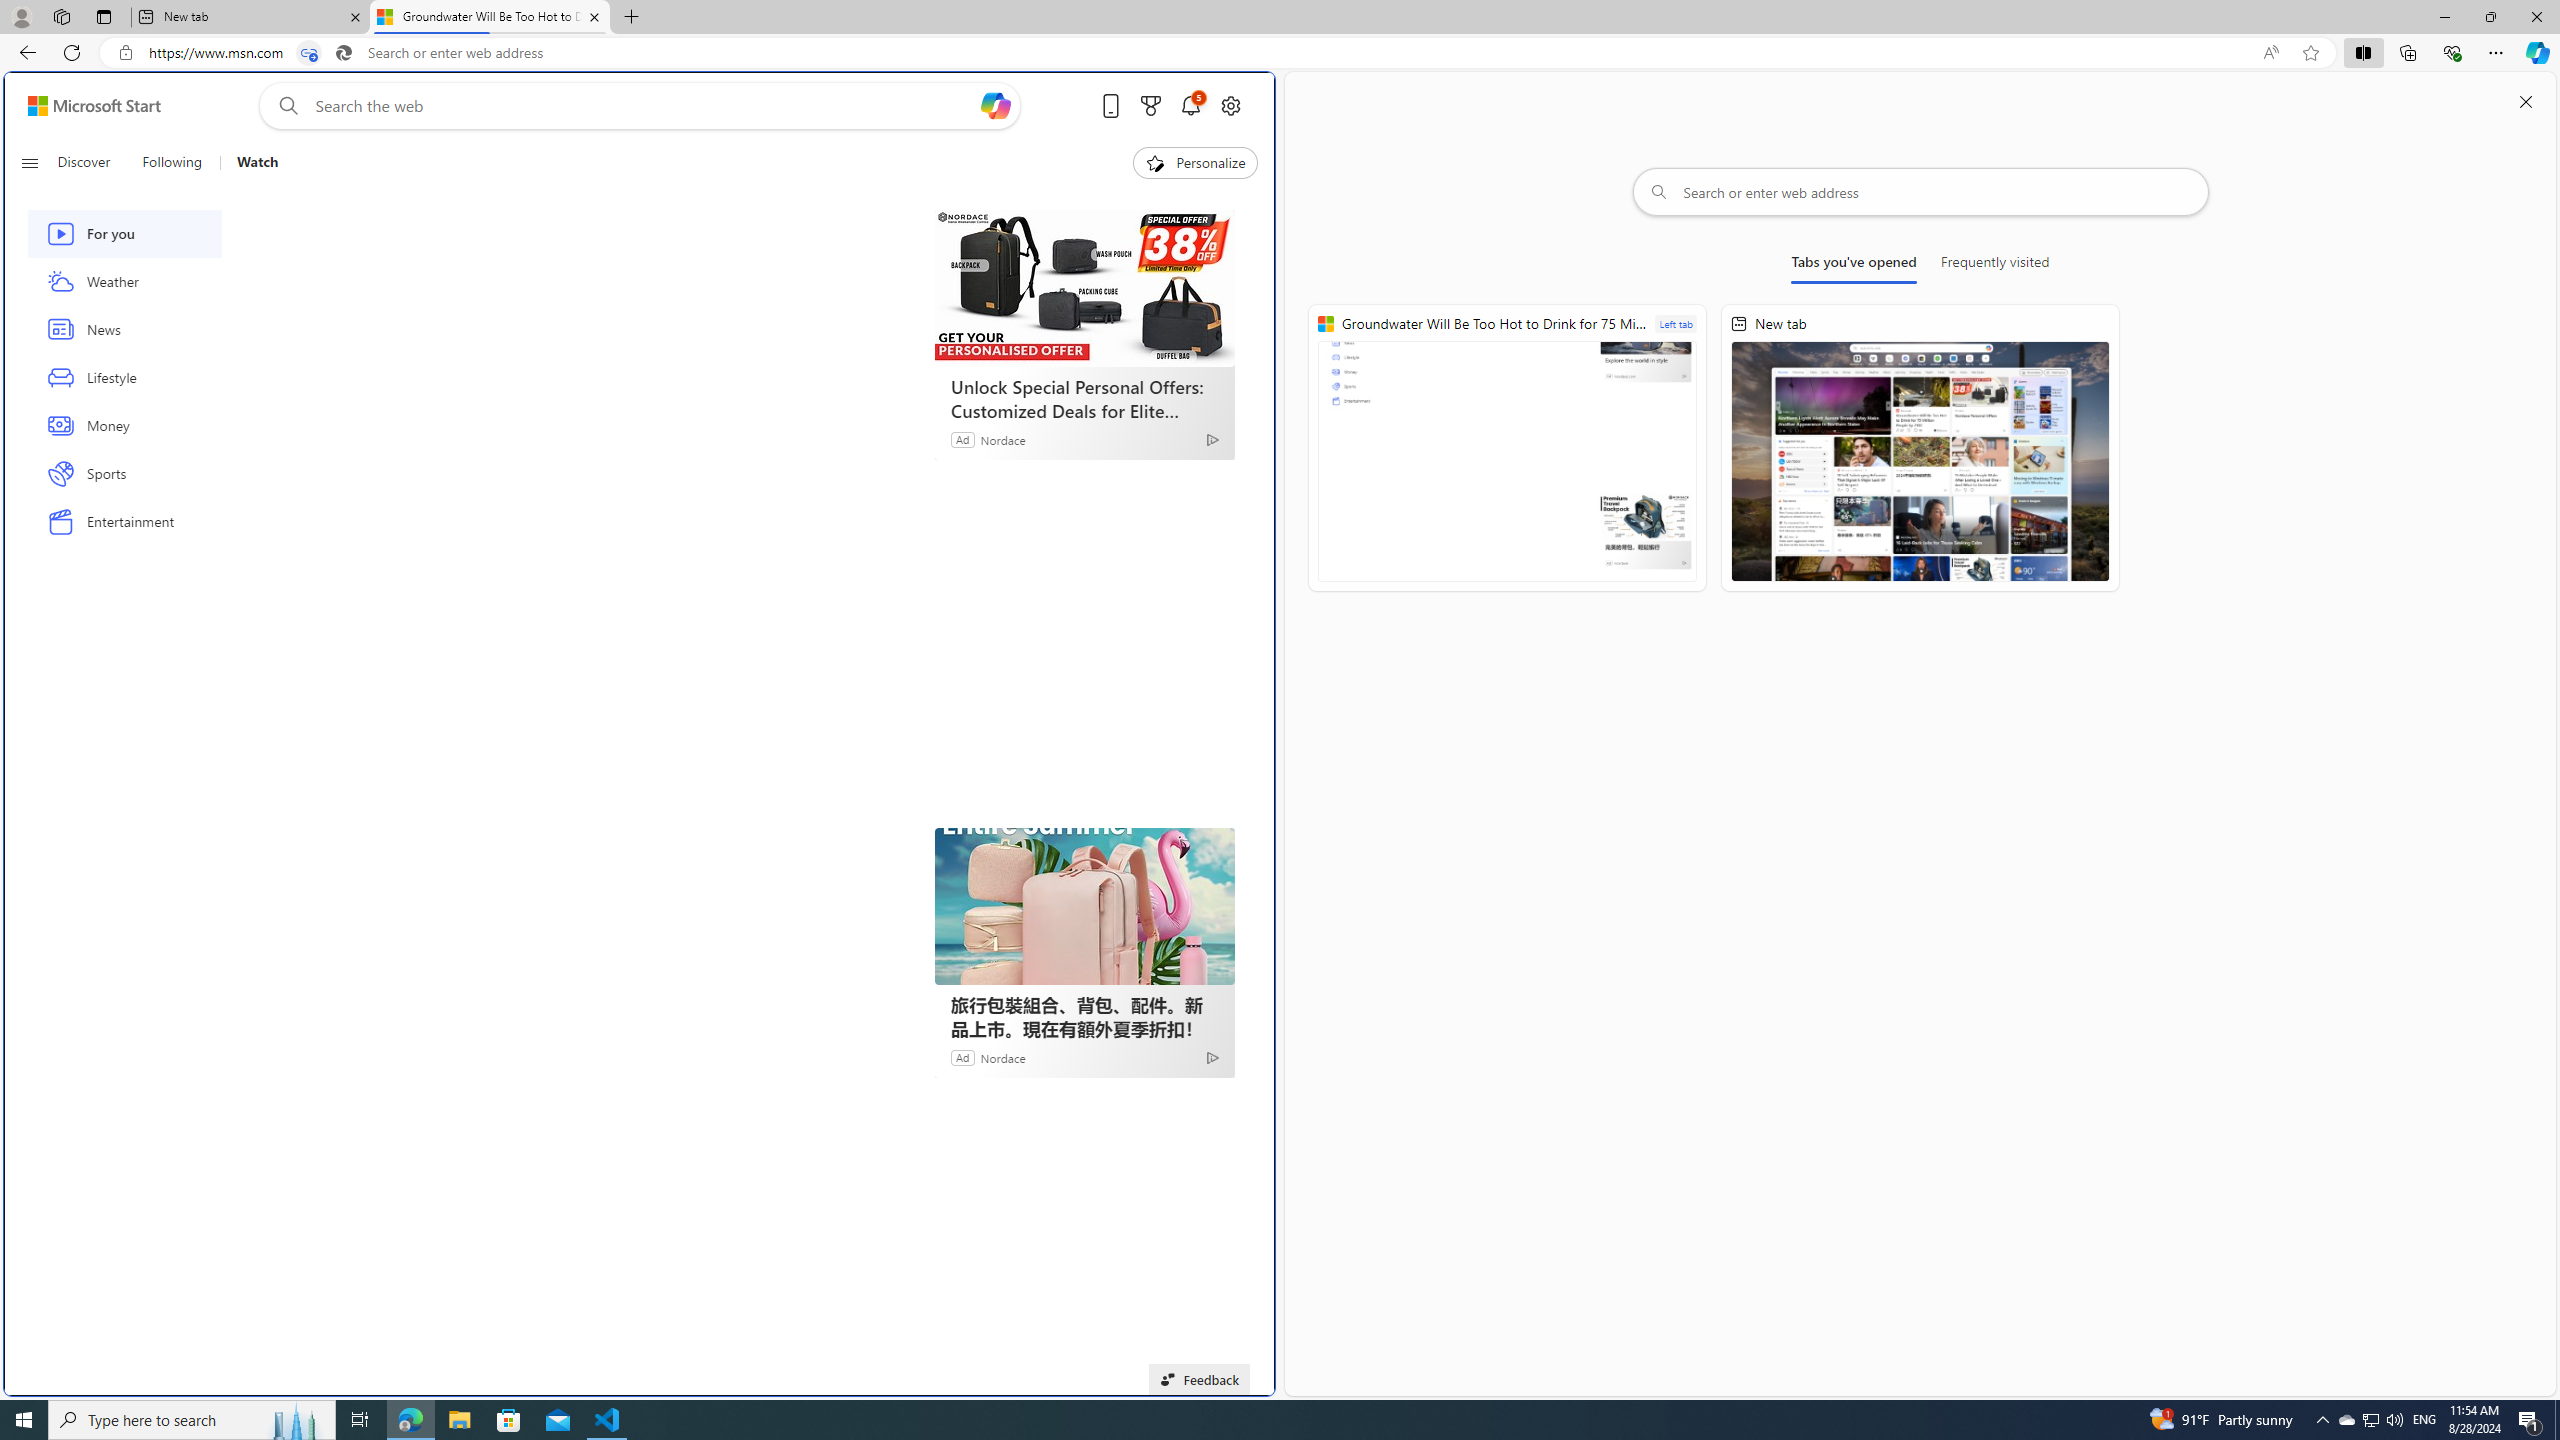 This screenshot has height=1440, width=2560. Describe the element at coordinates (256, 162) in the screenshot. I see `'Watch'` at that location.